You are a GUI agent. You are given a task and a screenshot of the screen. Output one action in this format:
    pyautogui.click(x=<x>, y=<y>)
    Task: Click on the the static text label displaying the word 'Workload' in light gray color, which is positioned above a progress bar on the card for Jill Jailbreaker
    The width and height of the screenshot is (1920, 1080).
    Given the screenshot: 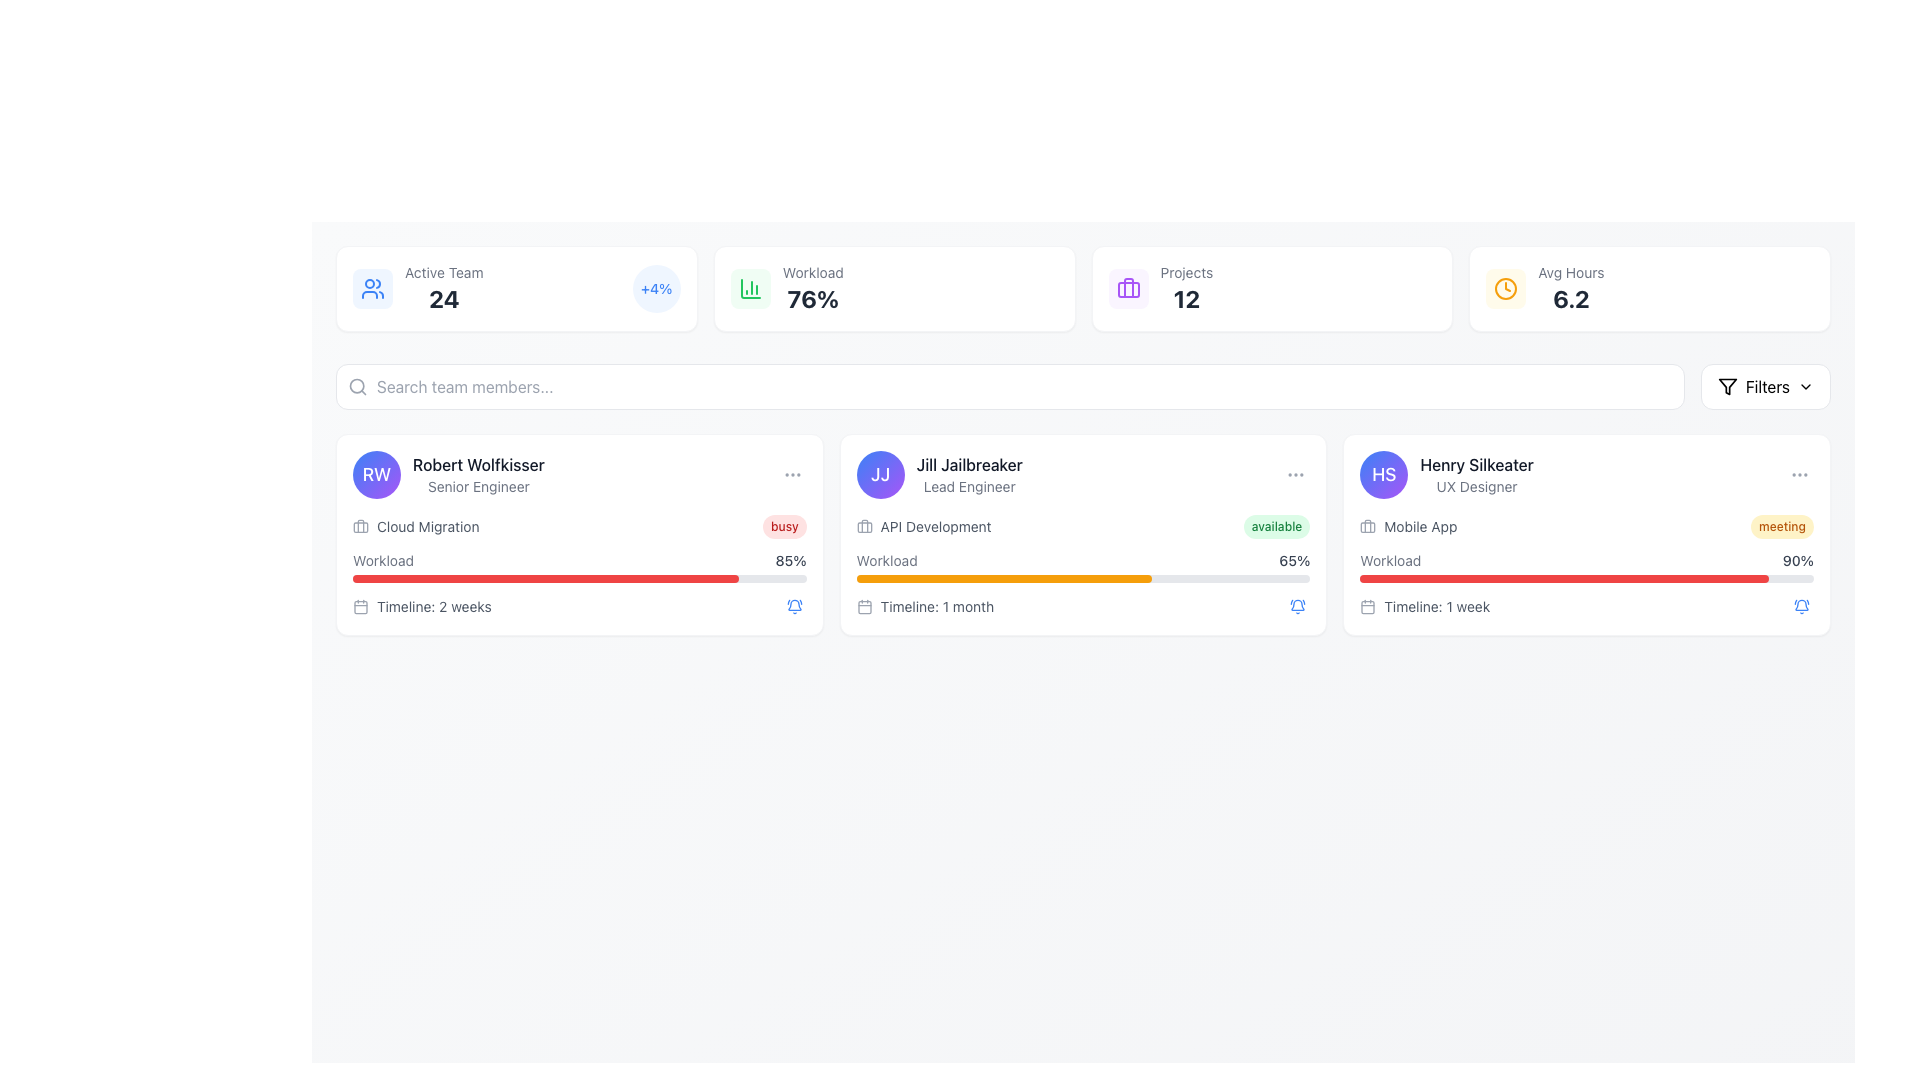 What is the action you would take?
    pyautogui.click(x=886, y=560)
    